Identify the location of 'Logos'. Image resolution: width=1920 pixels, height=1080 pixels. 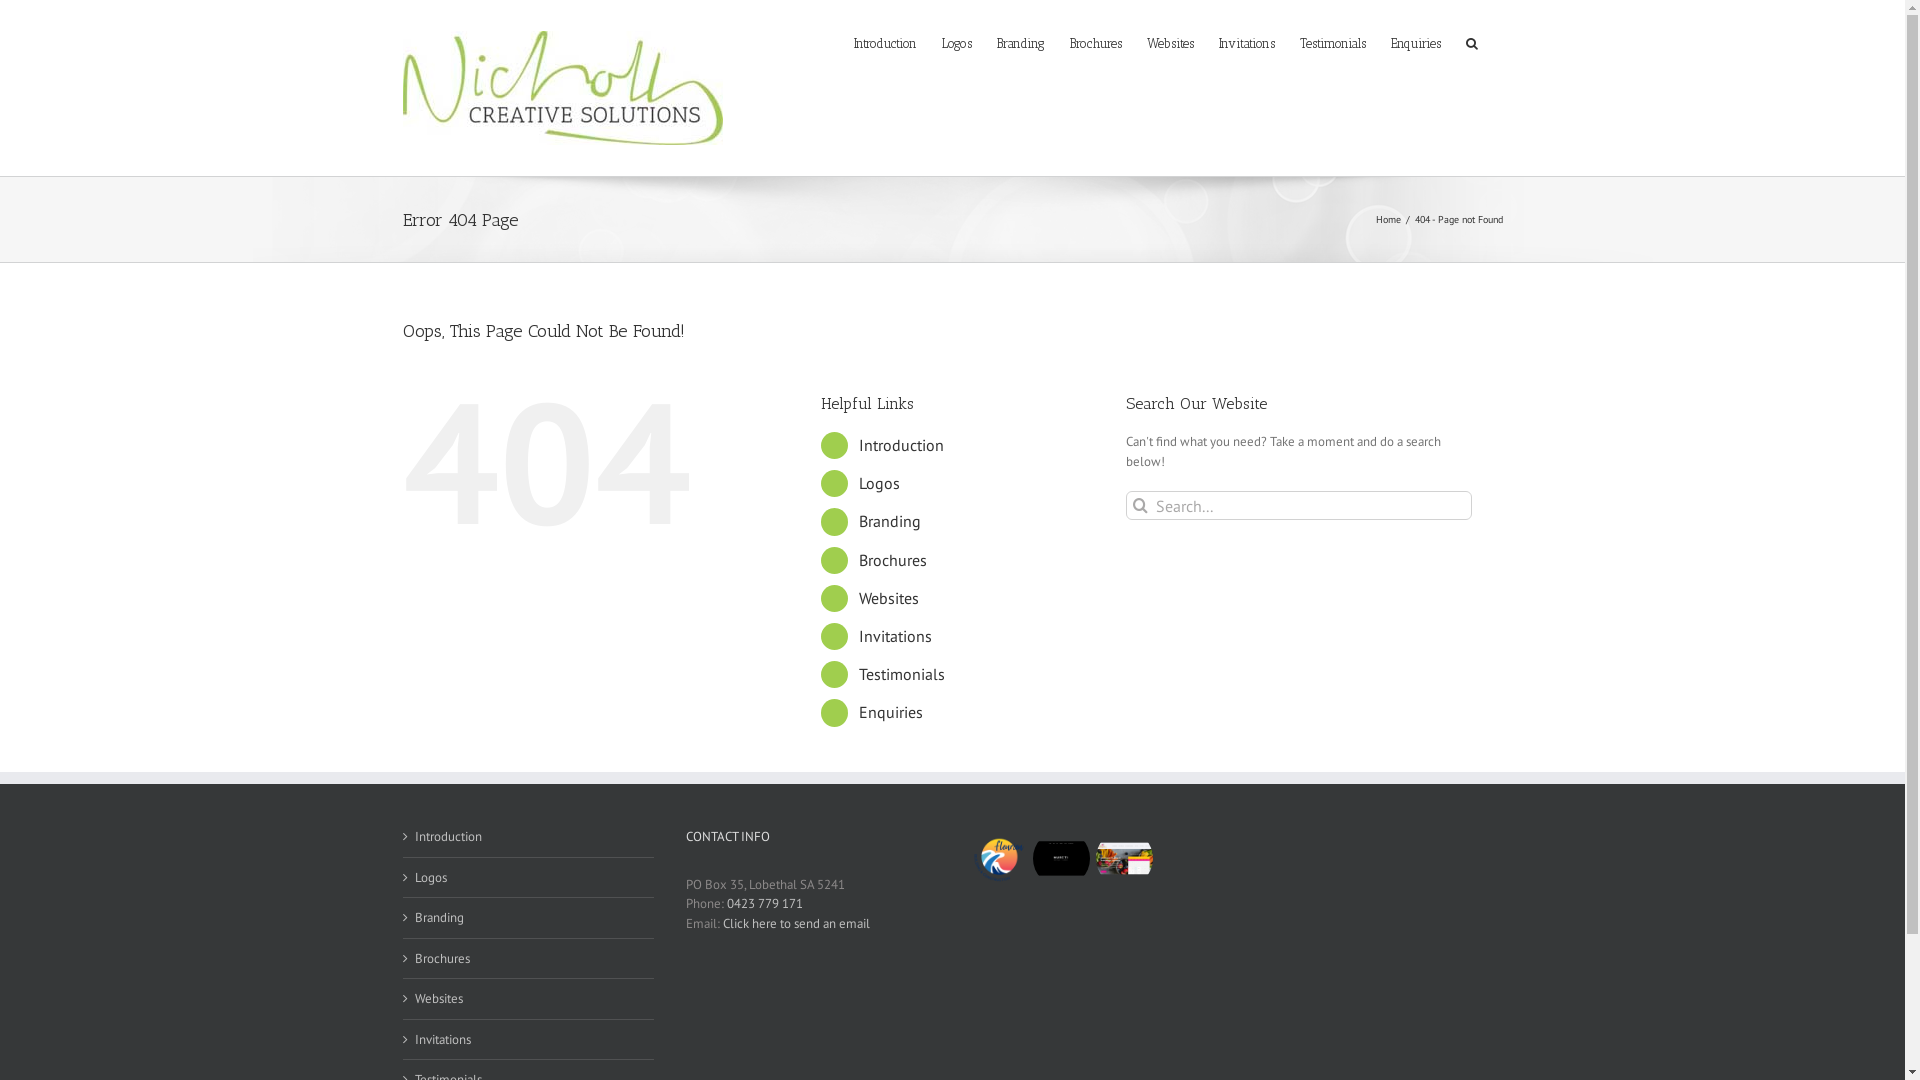
(940, 42).